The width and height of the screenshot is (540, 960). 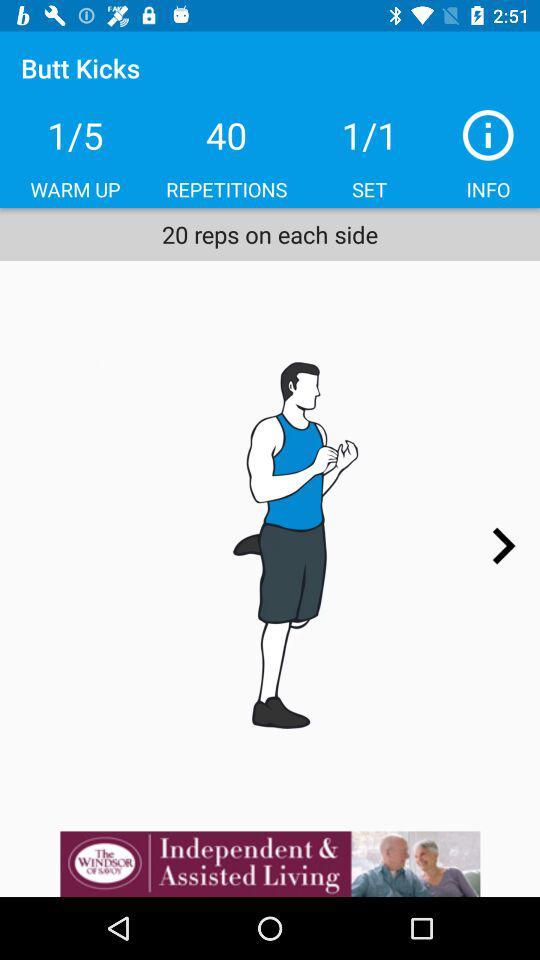 What do you see at coordinates (502, 546) in the screenshot?
I see `the arrow_forward icon` at bounding box center [502, 546].